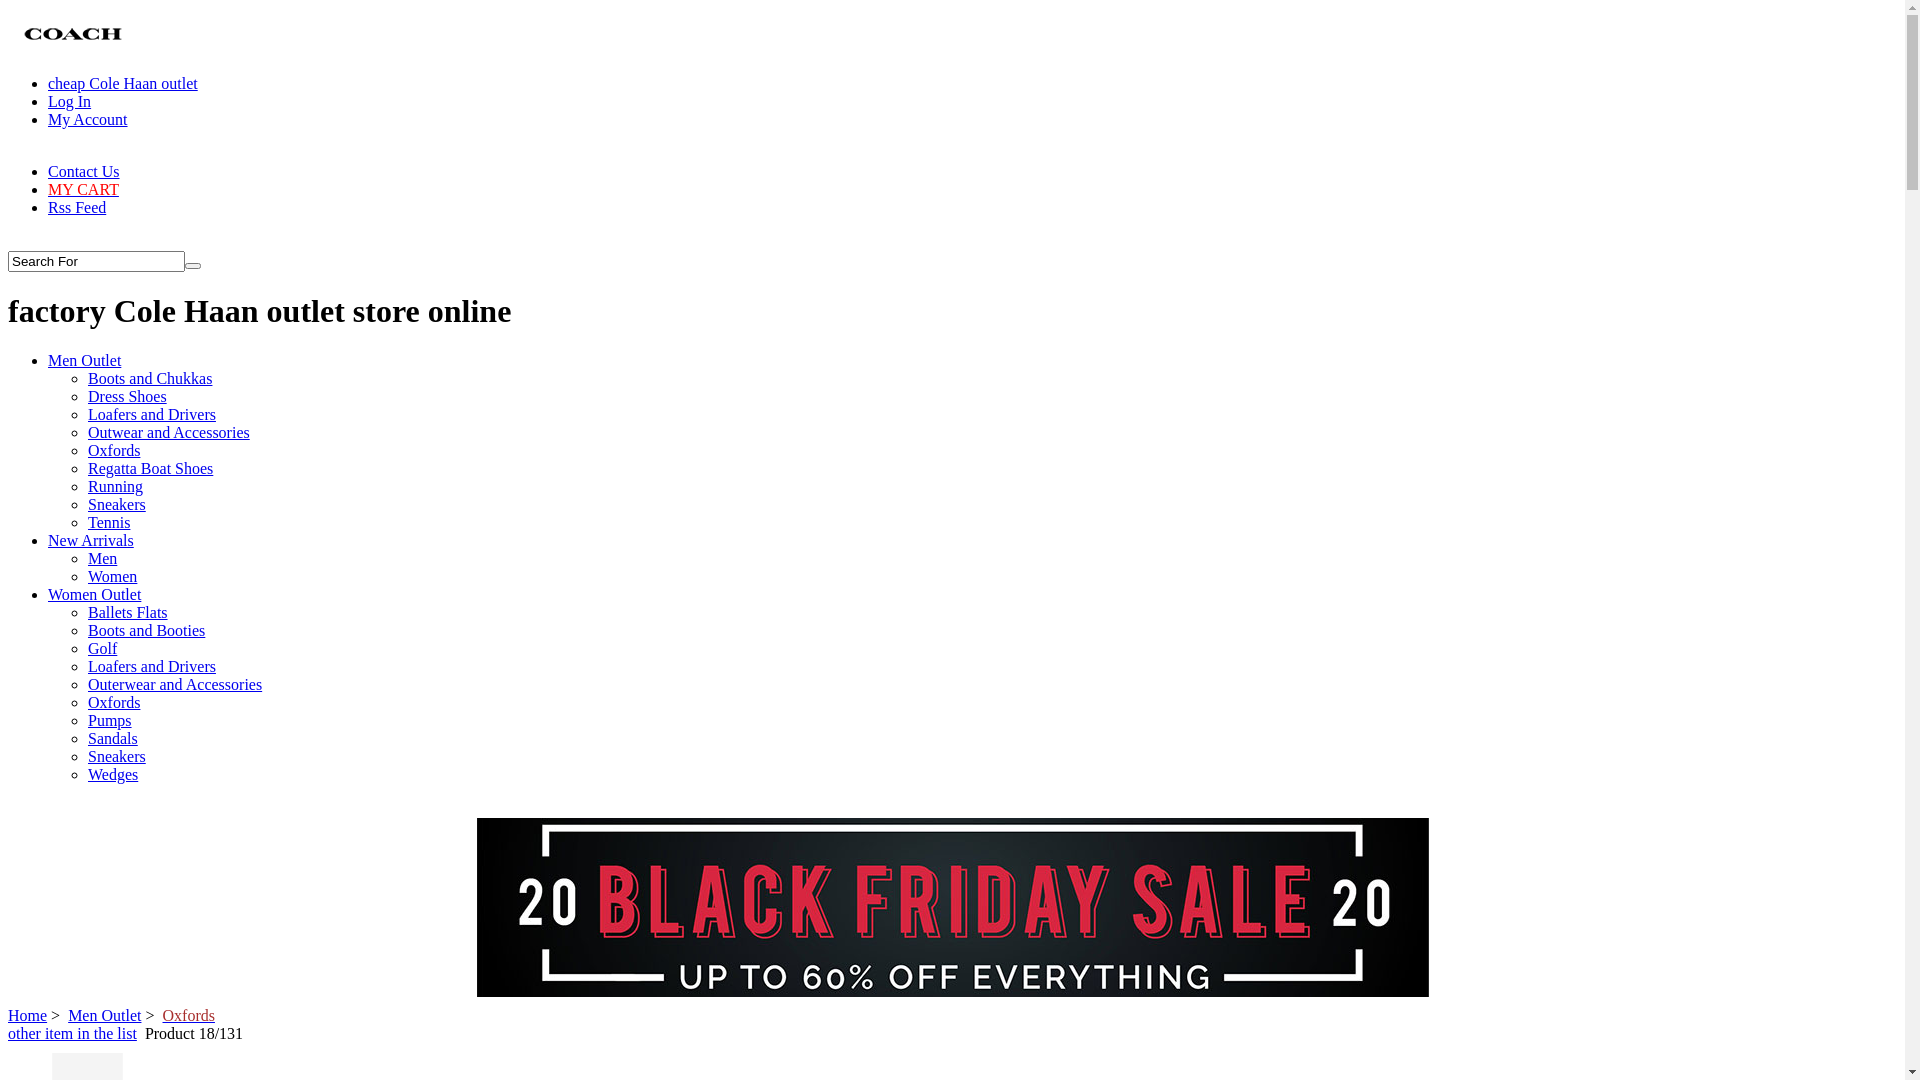 The image size is (1920, 1080). Describe the element at coordinates (48, 593) in the screenshot. I see `'Women Outlet'` at that location.